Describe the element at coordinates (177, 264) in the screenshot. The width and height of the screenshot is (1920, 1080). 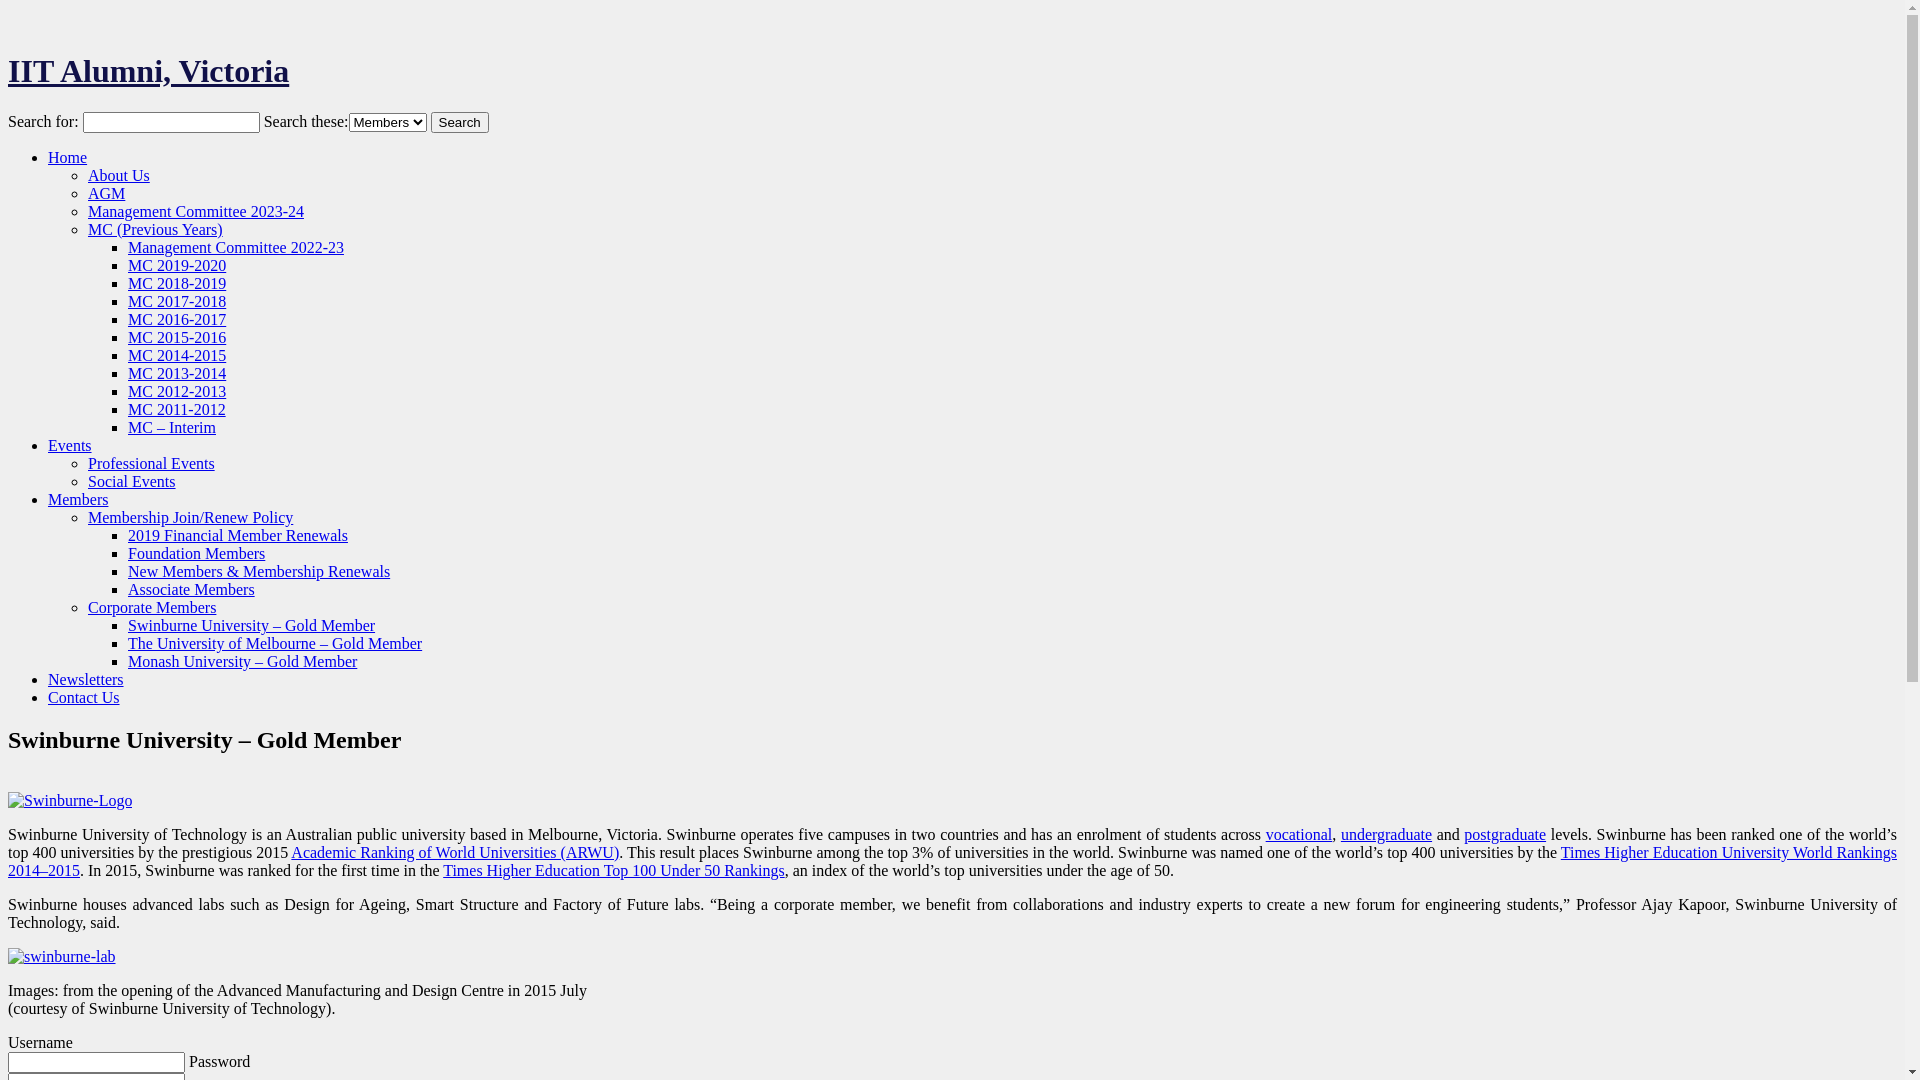
I see `'MC 2019-2020'` at that location.